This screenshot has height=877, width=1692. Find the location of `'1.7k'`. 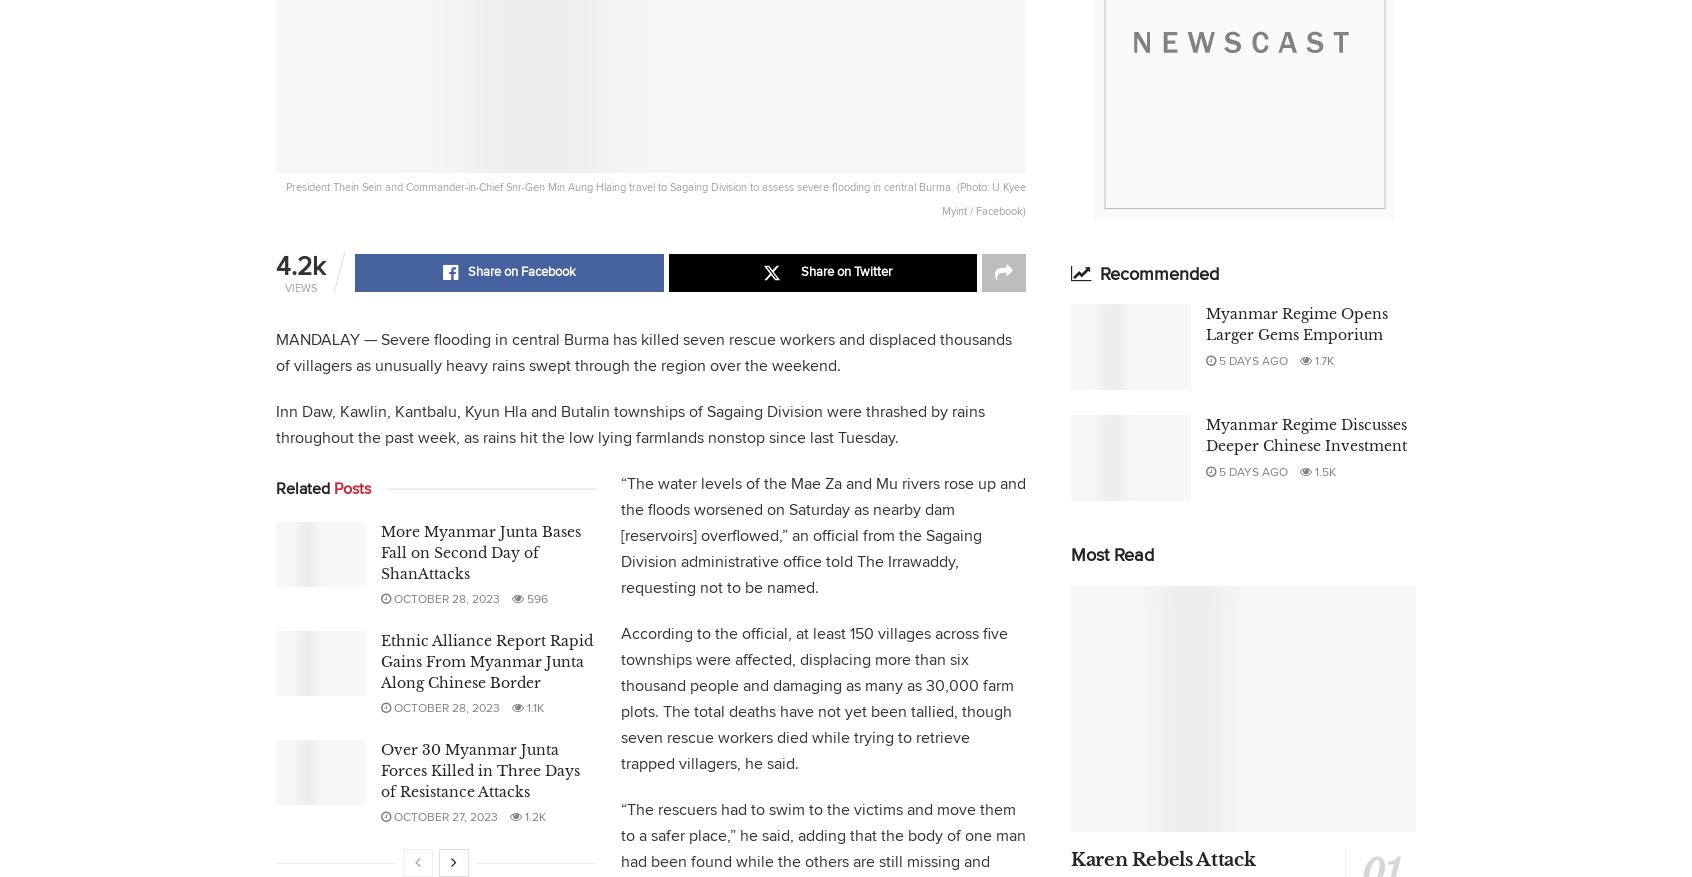

'1.7k' is located at coordinates (1321, 362).